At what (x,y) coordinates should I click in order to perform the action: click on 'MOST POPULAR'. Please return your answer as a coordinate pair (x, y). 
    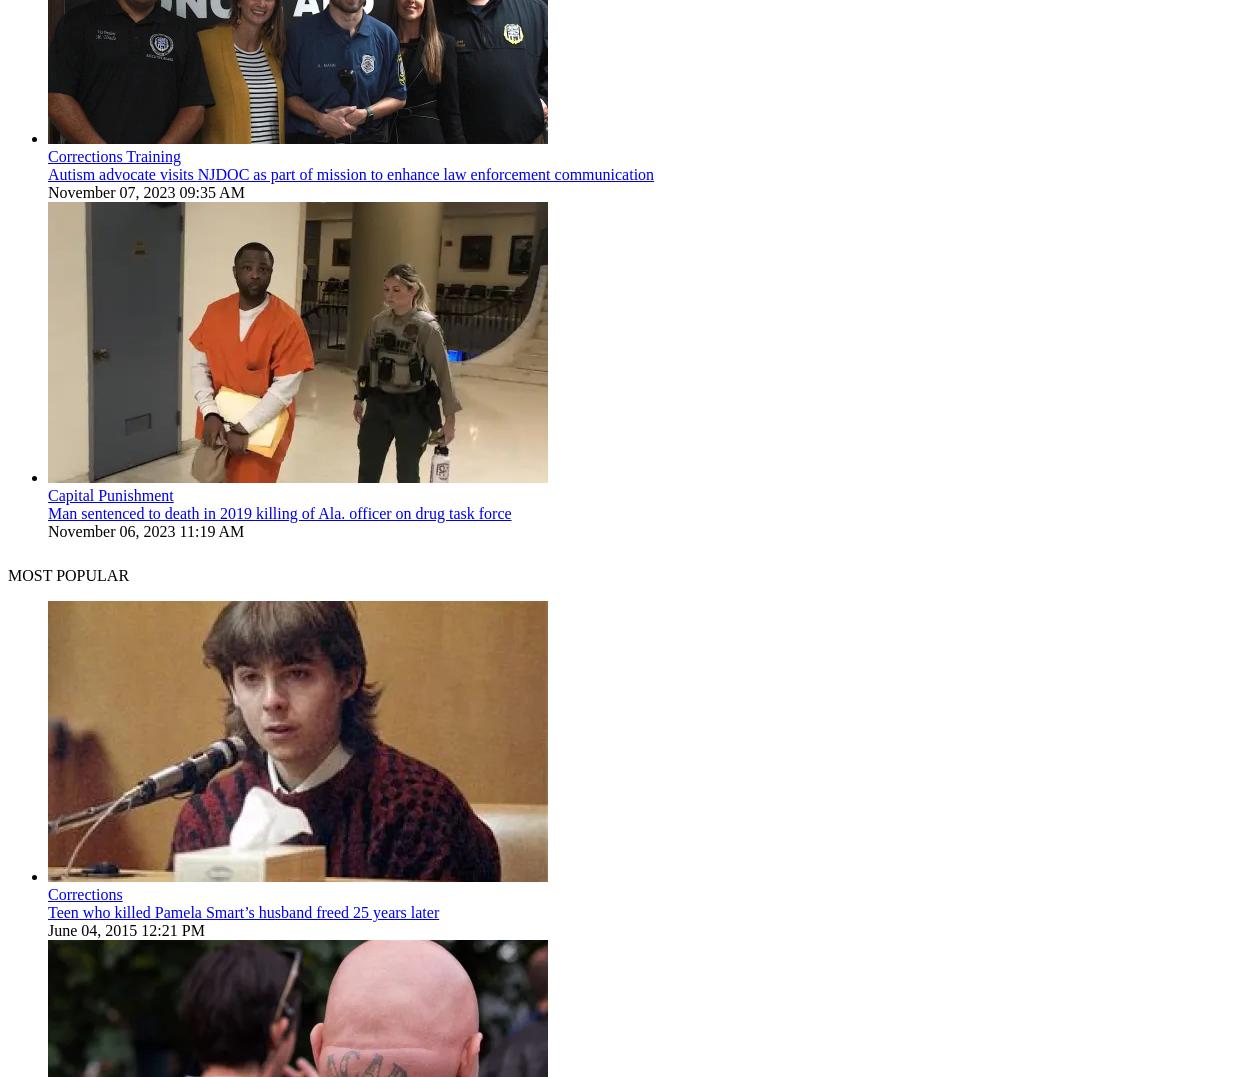
    Looking at the image, I should click on (8, 575).